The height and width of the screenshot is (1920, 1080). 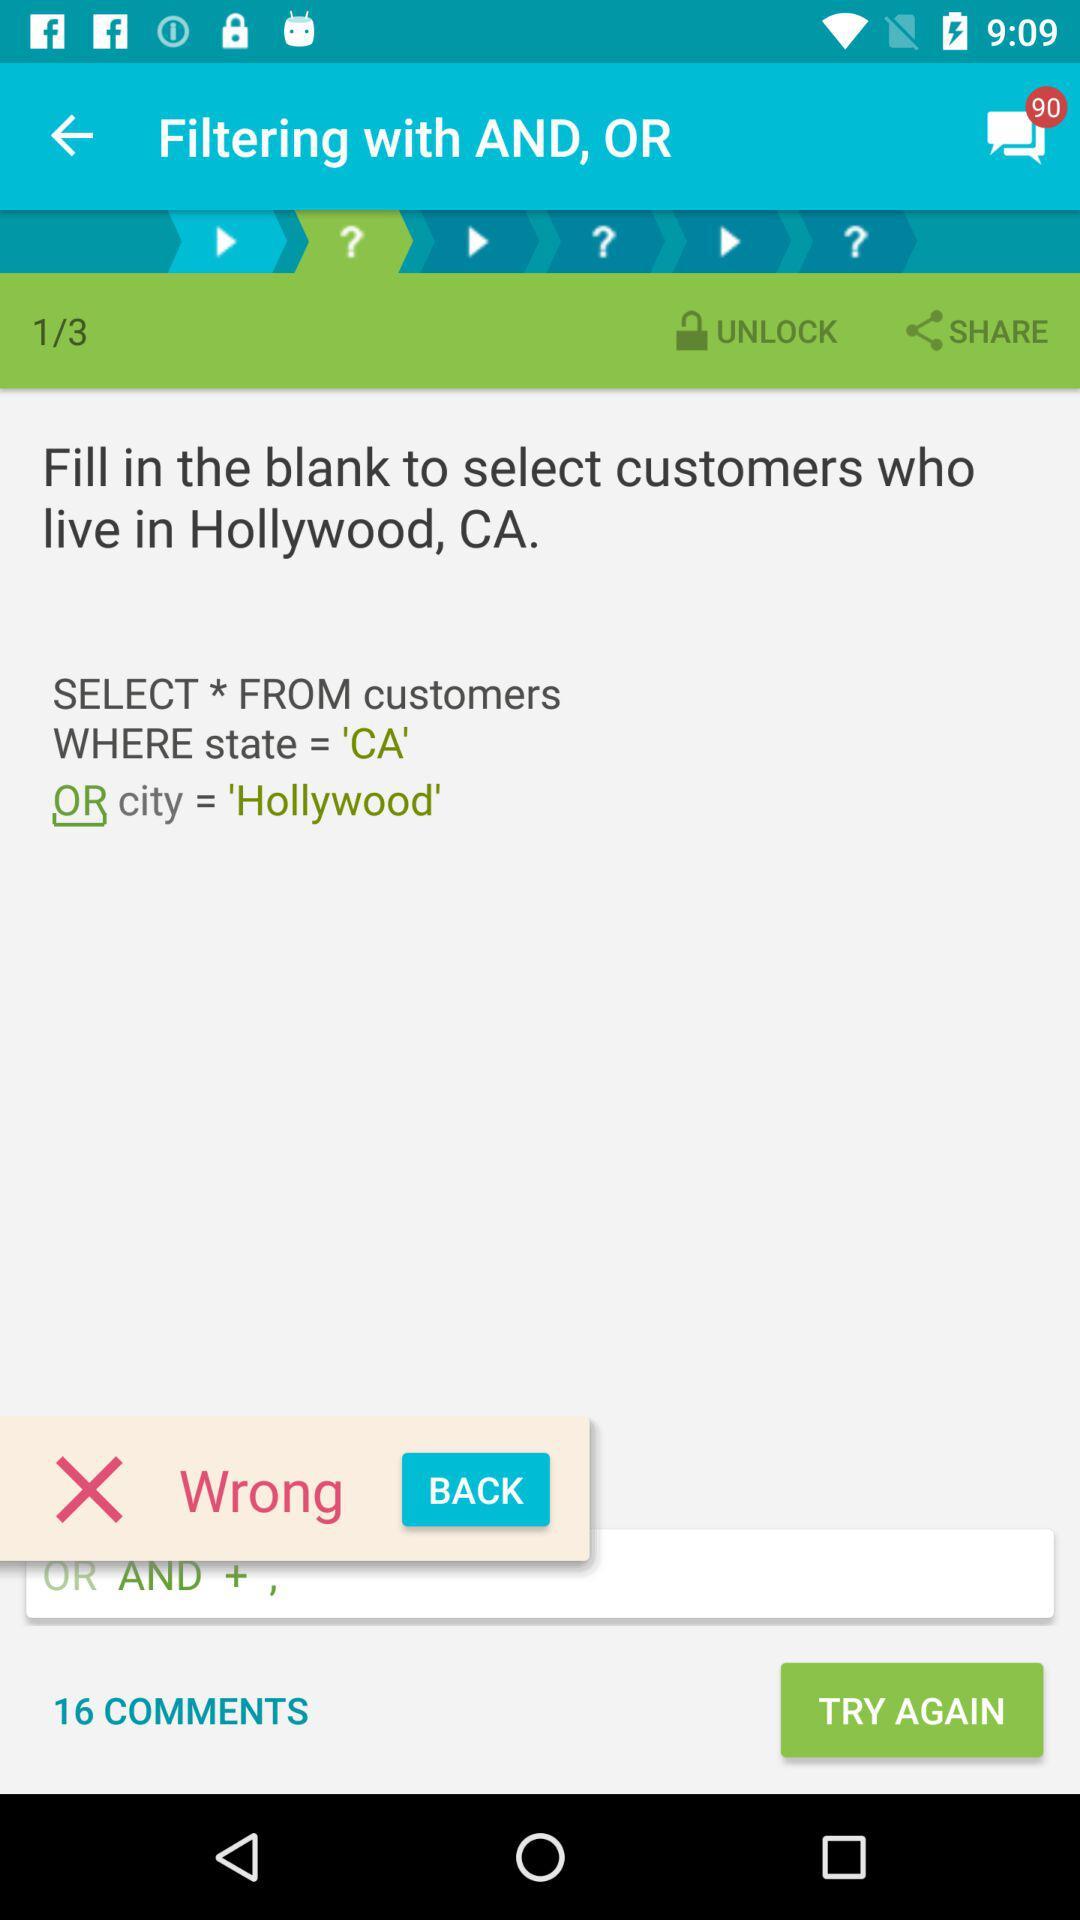 What do you see at coordinates (475, 1489) in the screenshot?
I see `the item to the right of the wrong icon` at bounding box center [475, 1489].